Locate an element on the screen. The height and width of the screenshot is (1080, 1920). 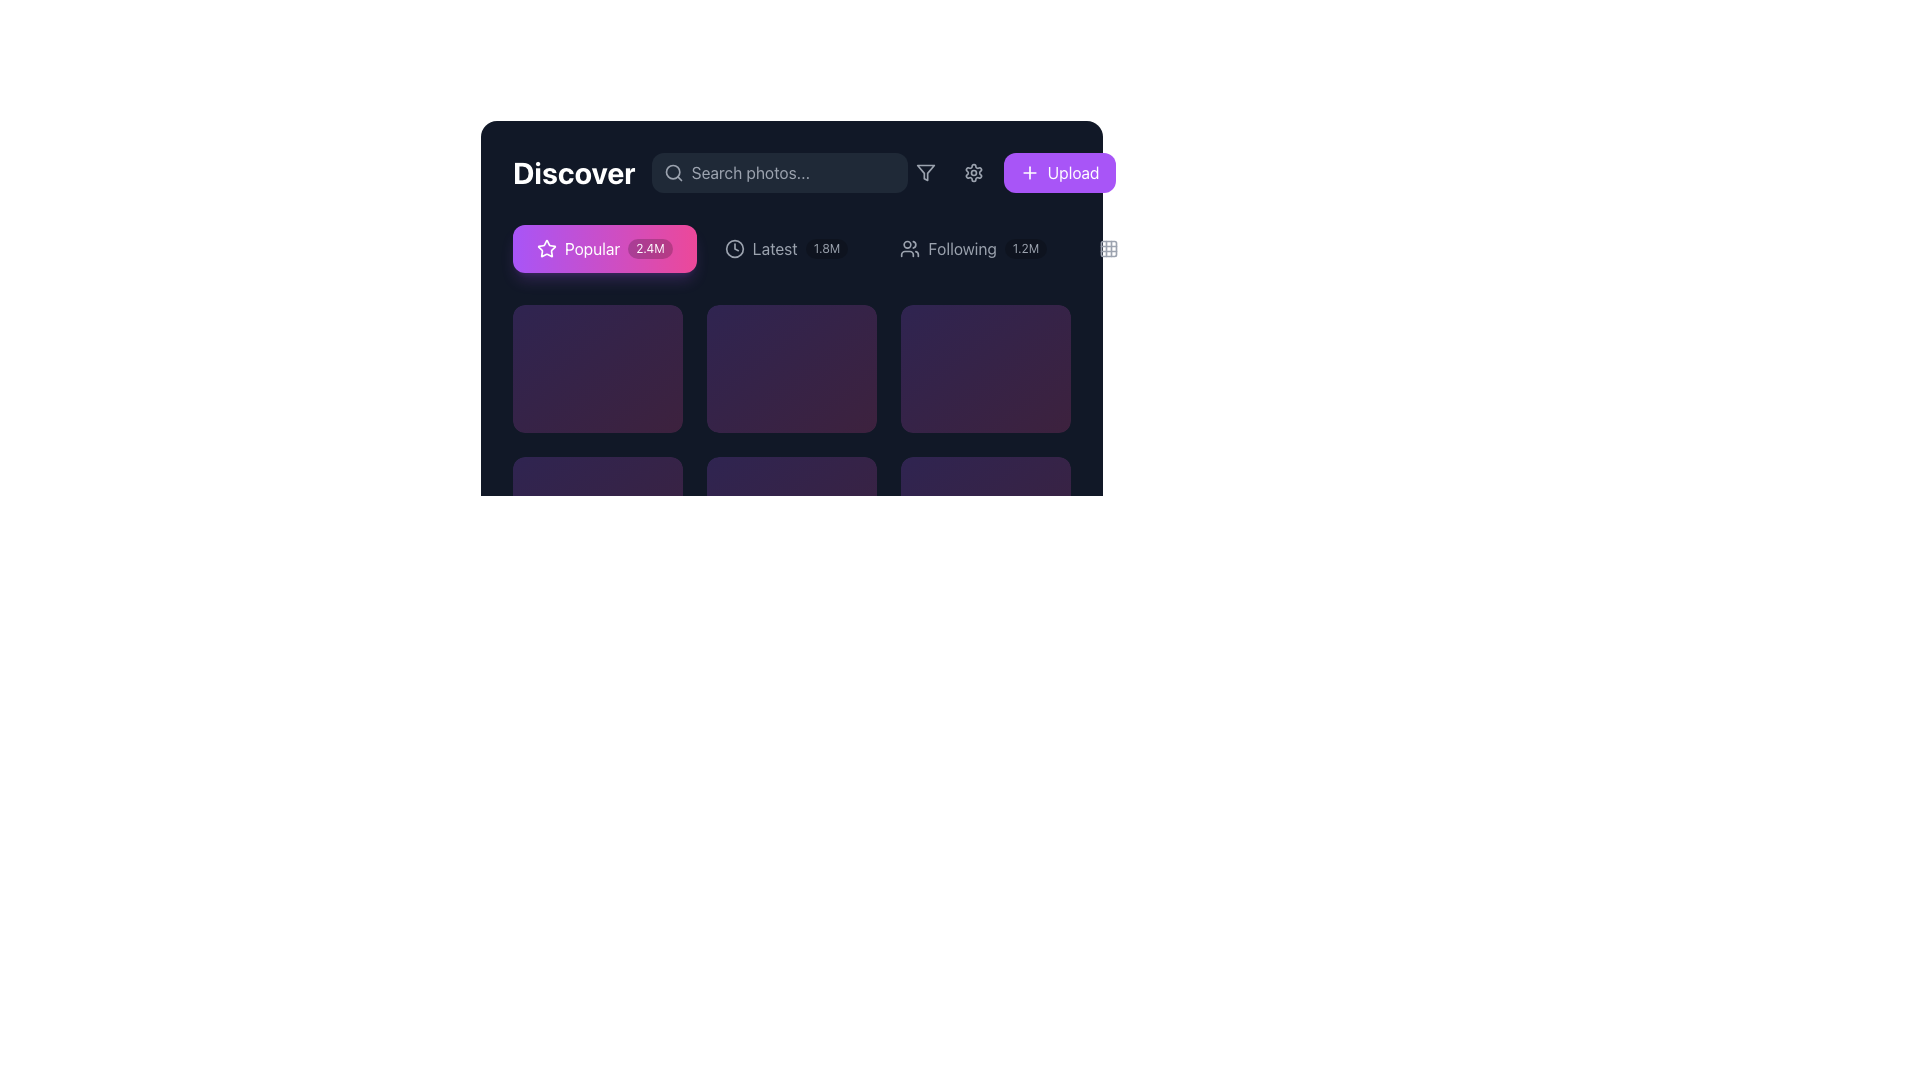
the 'Latest' text label in the navigation bar is located at coordinates (774, 248).